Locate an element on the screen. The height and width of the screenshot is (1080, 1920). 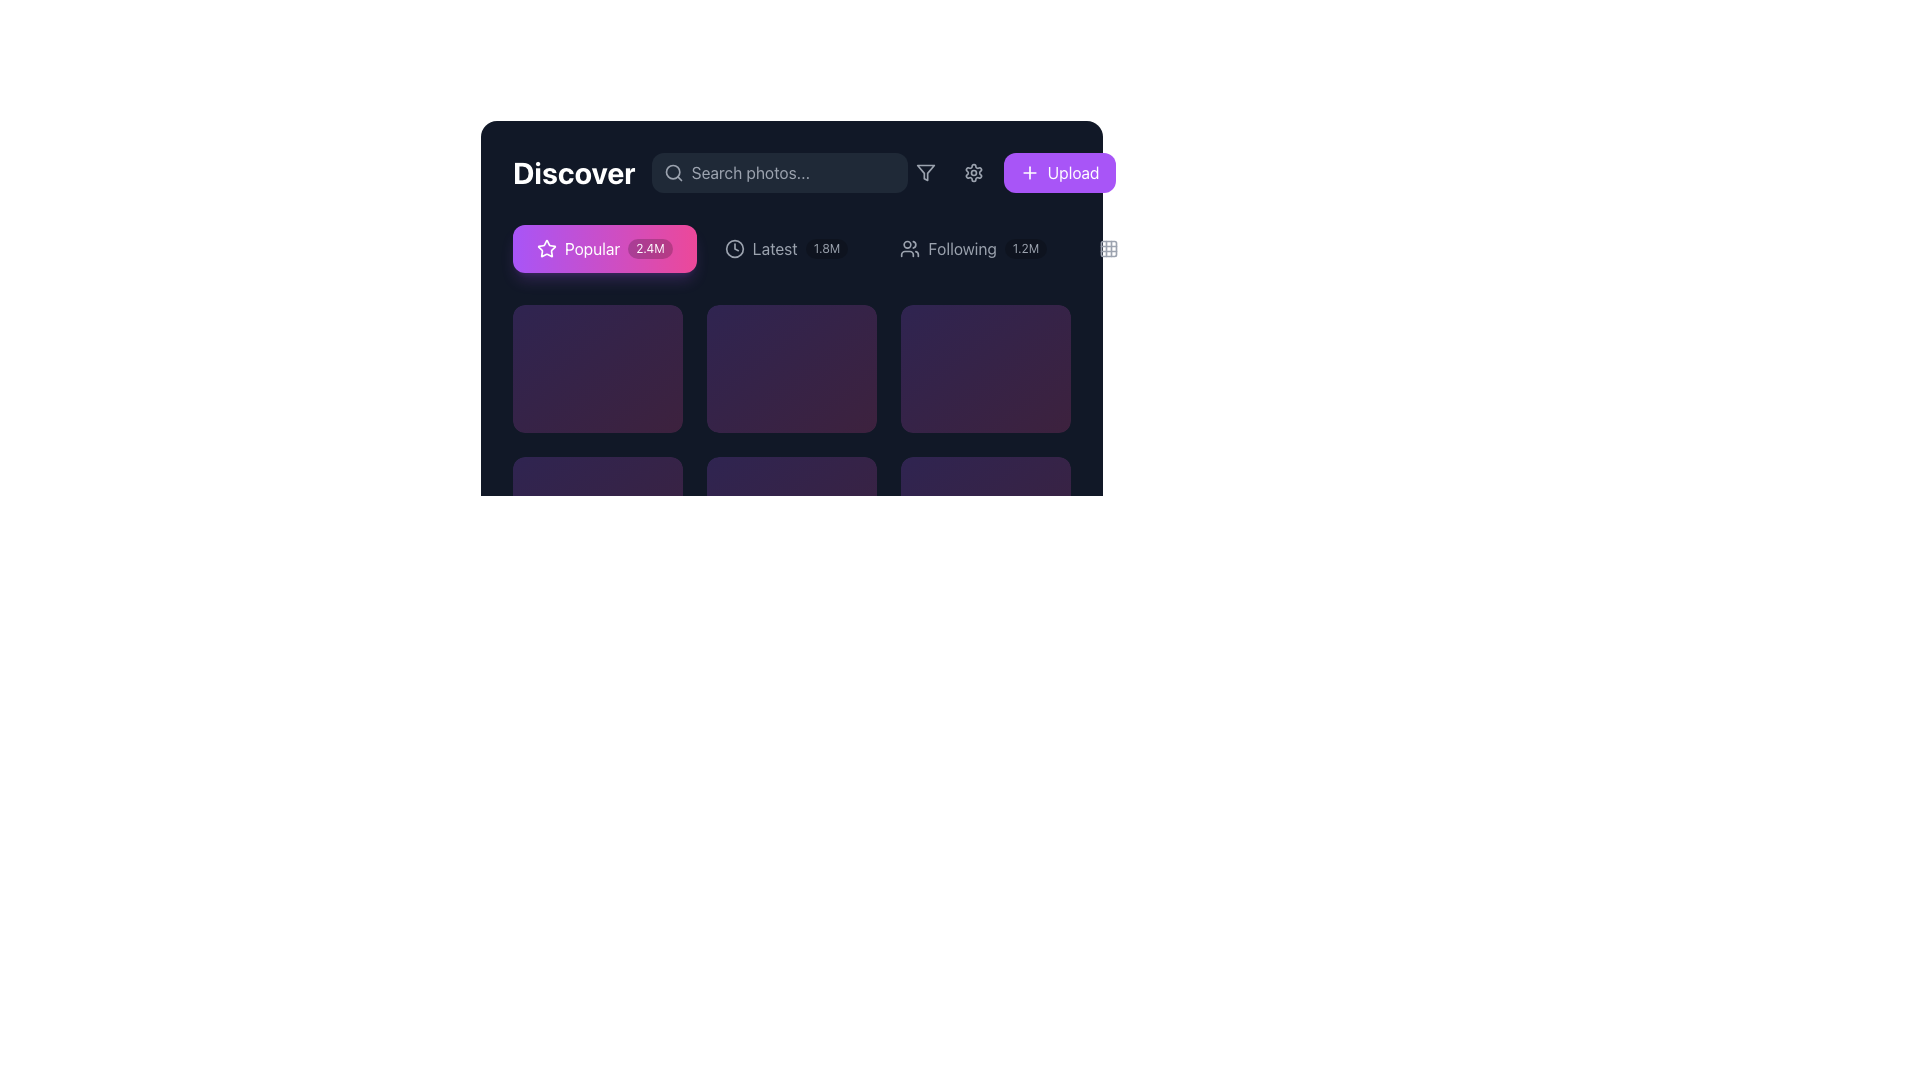
the 'Latest' text label in the navigation bar is located at coordinates (774, 248).